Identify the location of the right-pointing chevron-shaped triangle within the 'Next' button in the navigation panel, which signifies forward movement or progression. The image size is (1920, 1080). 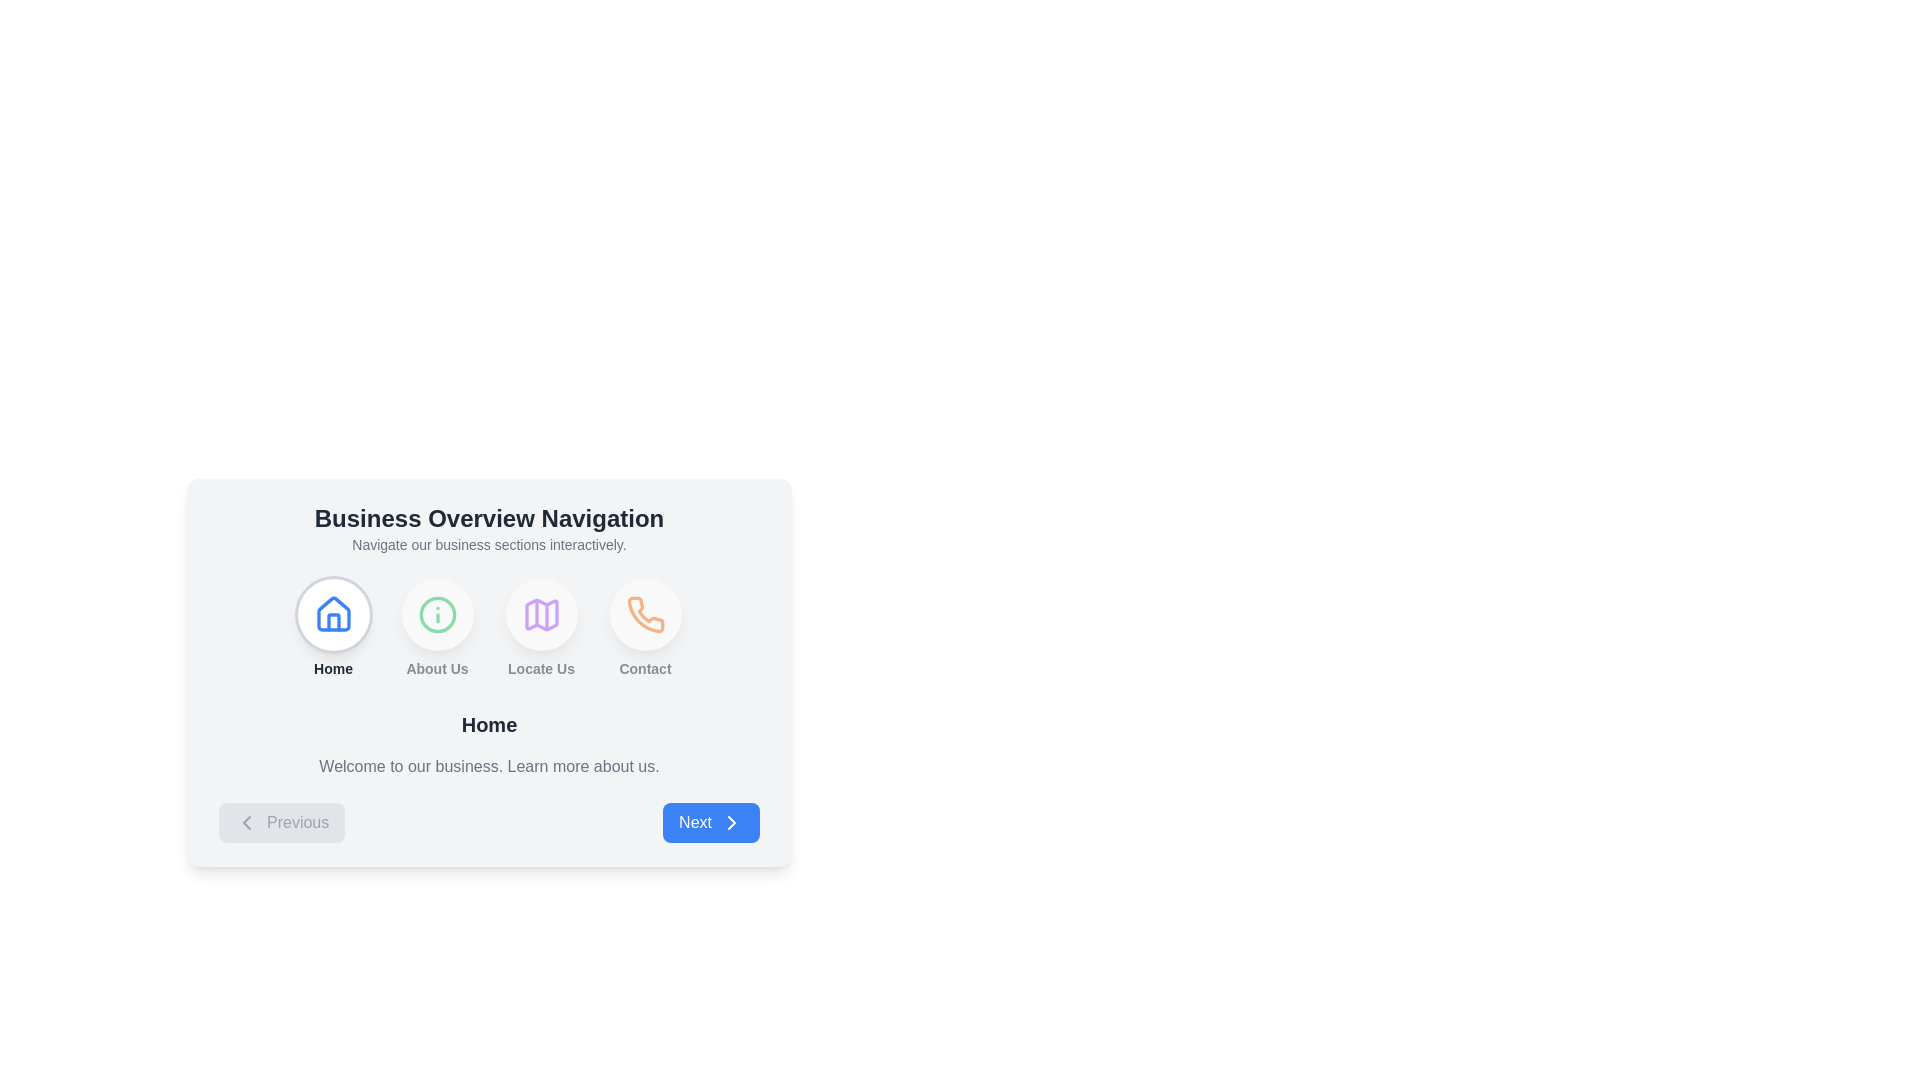
(730, 822).